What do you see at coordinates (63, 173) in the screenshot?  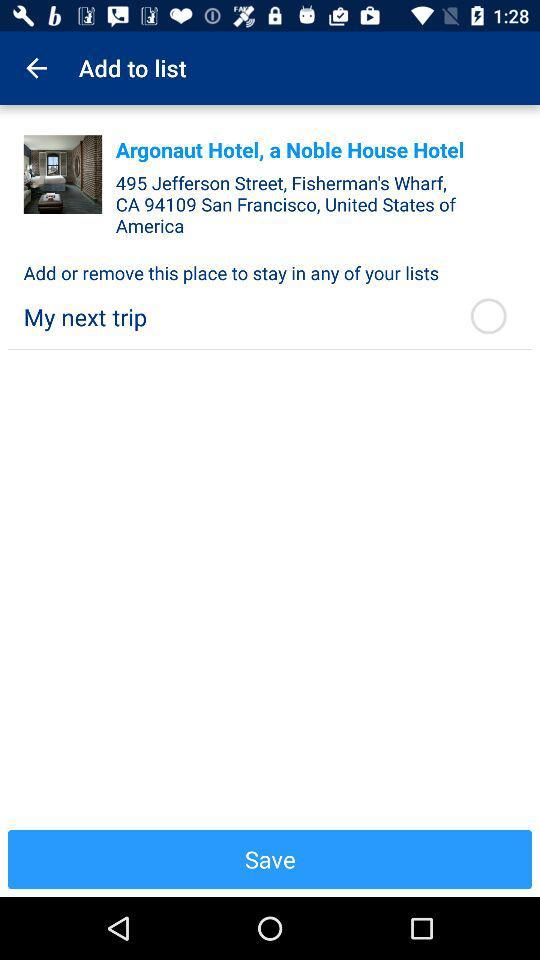 I see `it indicates a living room of a particular house` at bounding box center [63, 173].